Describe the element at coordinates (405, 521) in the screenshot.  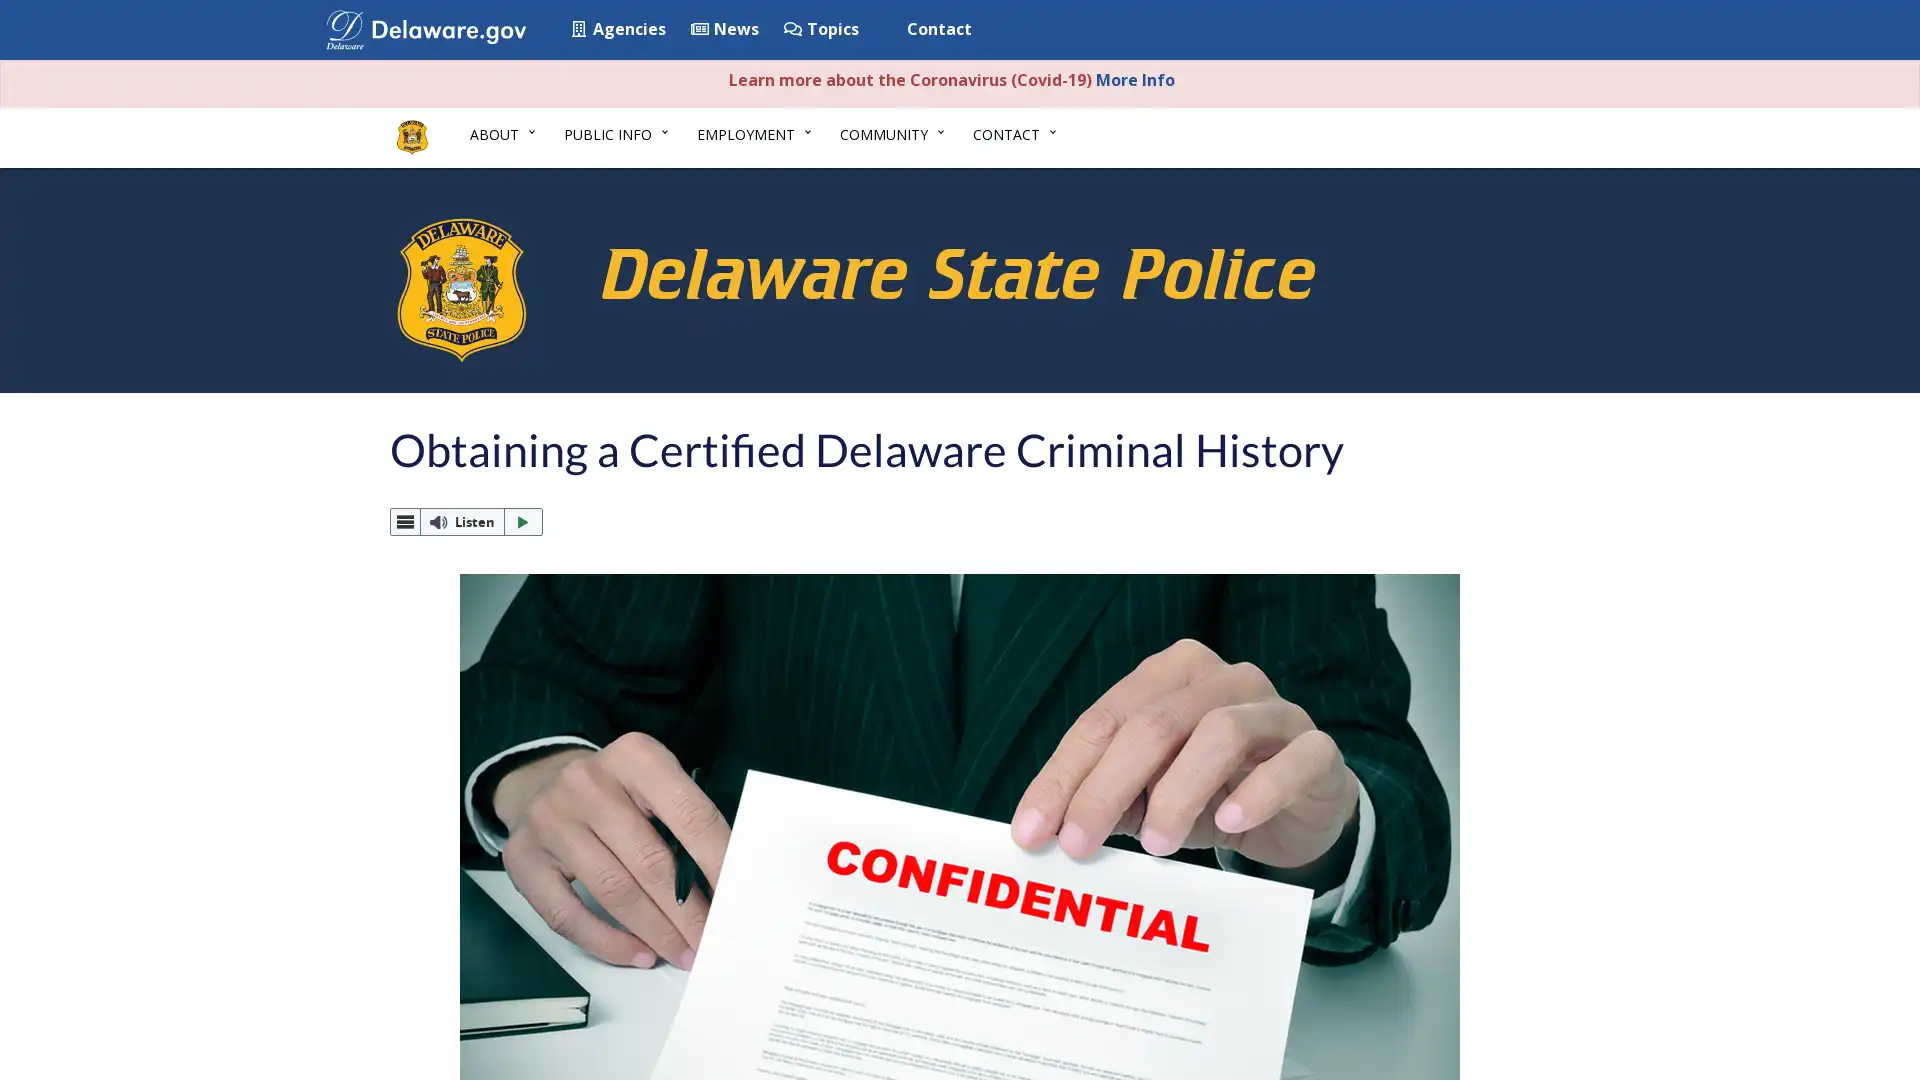
I see `webReader Menu` at that location.